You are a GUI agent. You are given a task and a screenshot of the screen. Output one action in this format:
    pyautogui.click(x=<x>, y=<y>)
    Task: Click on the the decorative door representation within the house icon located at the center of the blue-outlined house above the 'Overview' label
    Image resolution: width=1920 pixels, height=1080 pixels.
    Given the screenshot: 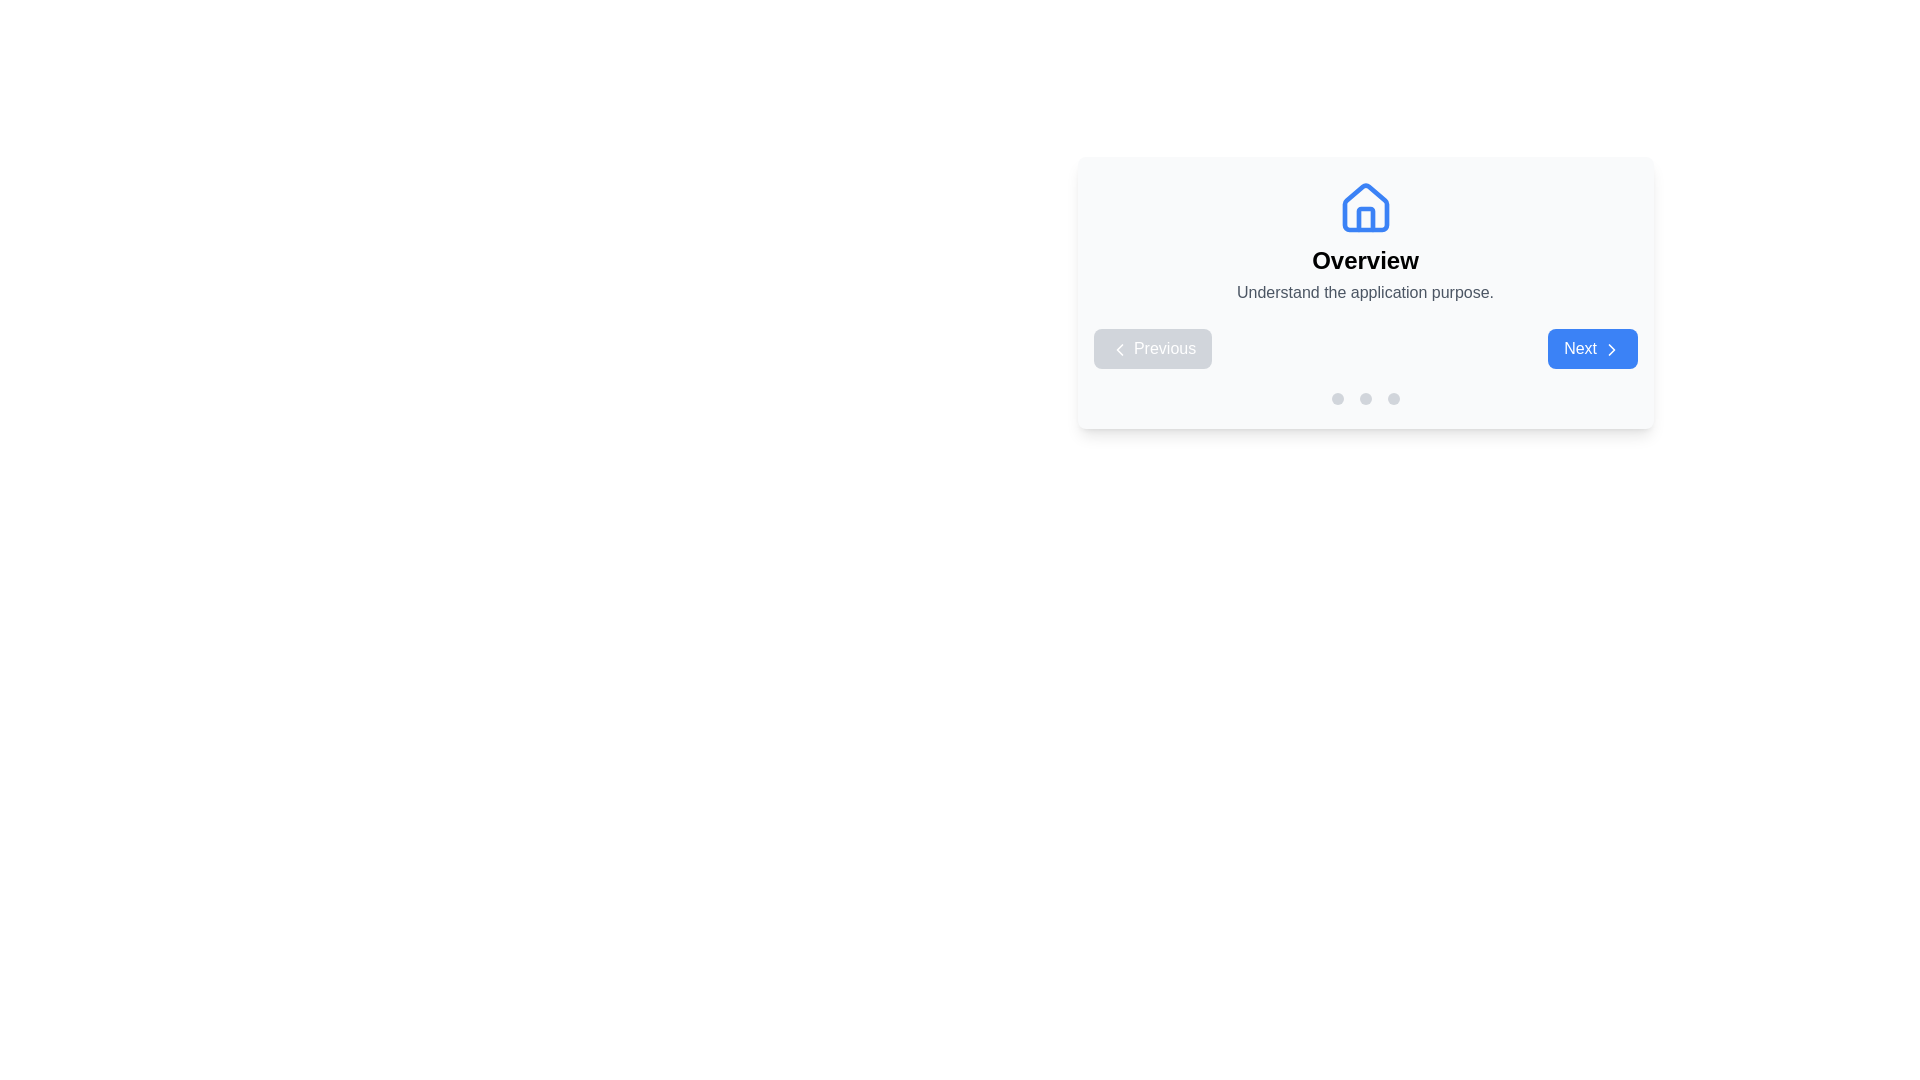 What is the action you would take?
    pyautogui.click(x=1364, y=219)
    